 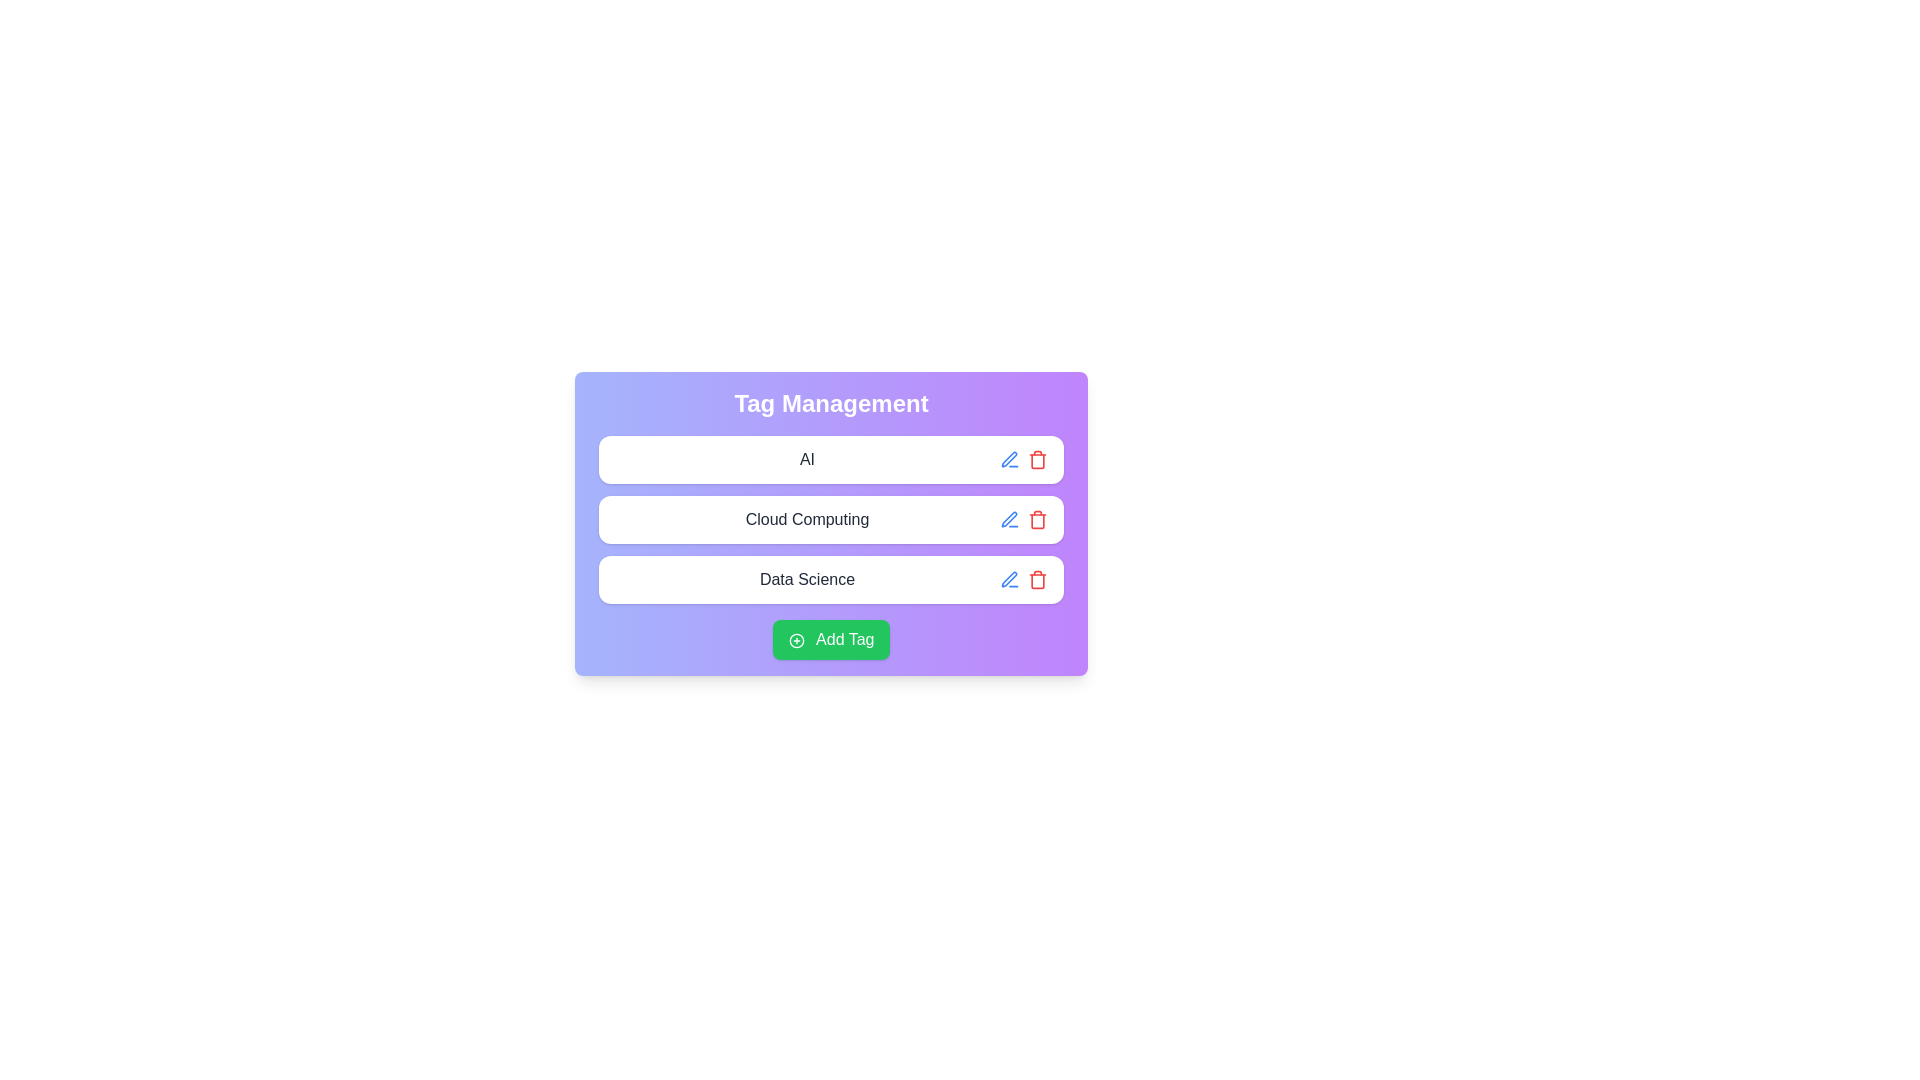 What do you see at coordinates (1037, 579) in the screenshot?
I see `the delete icon button for the 'Data Science' tag located on the right side of the last row in the 'Tag Management' block to observe its style change` at bounding box center [1037, 579].